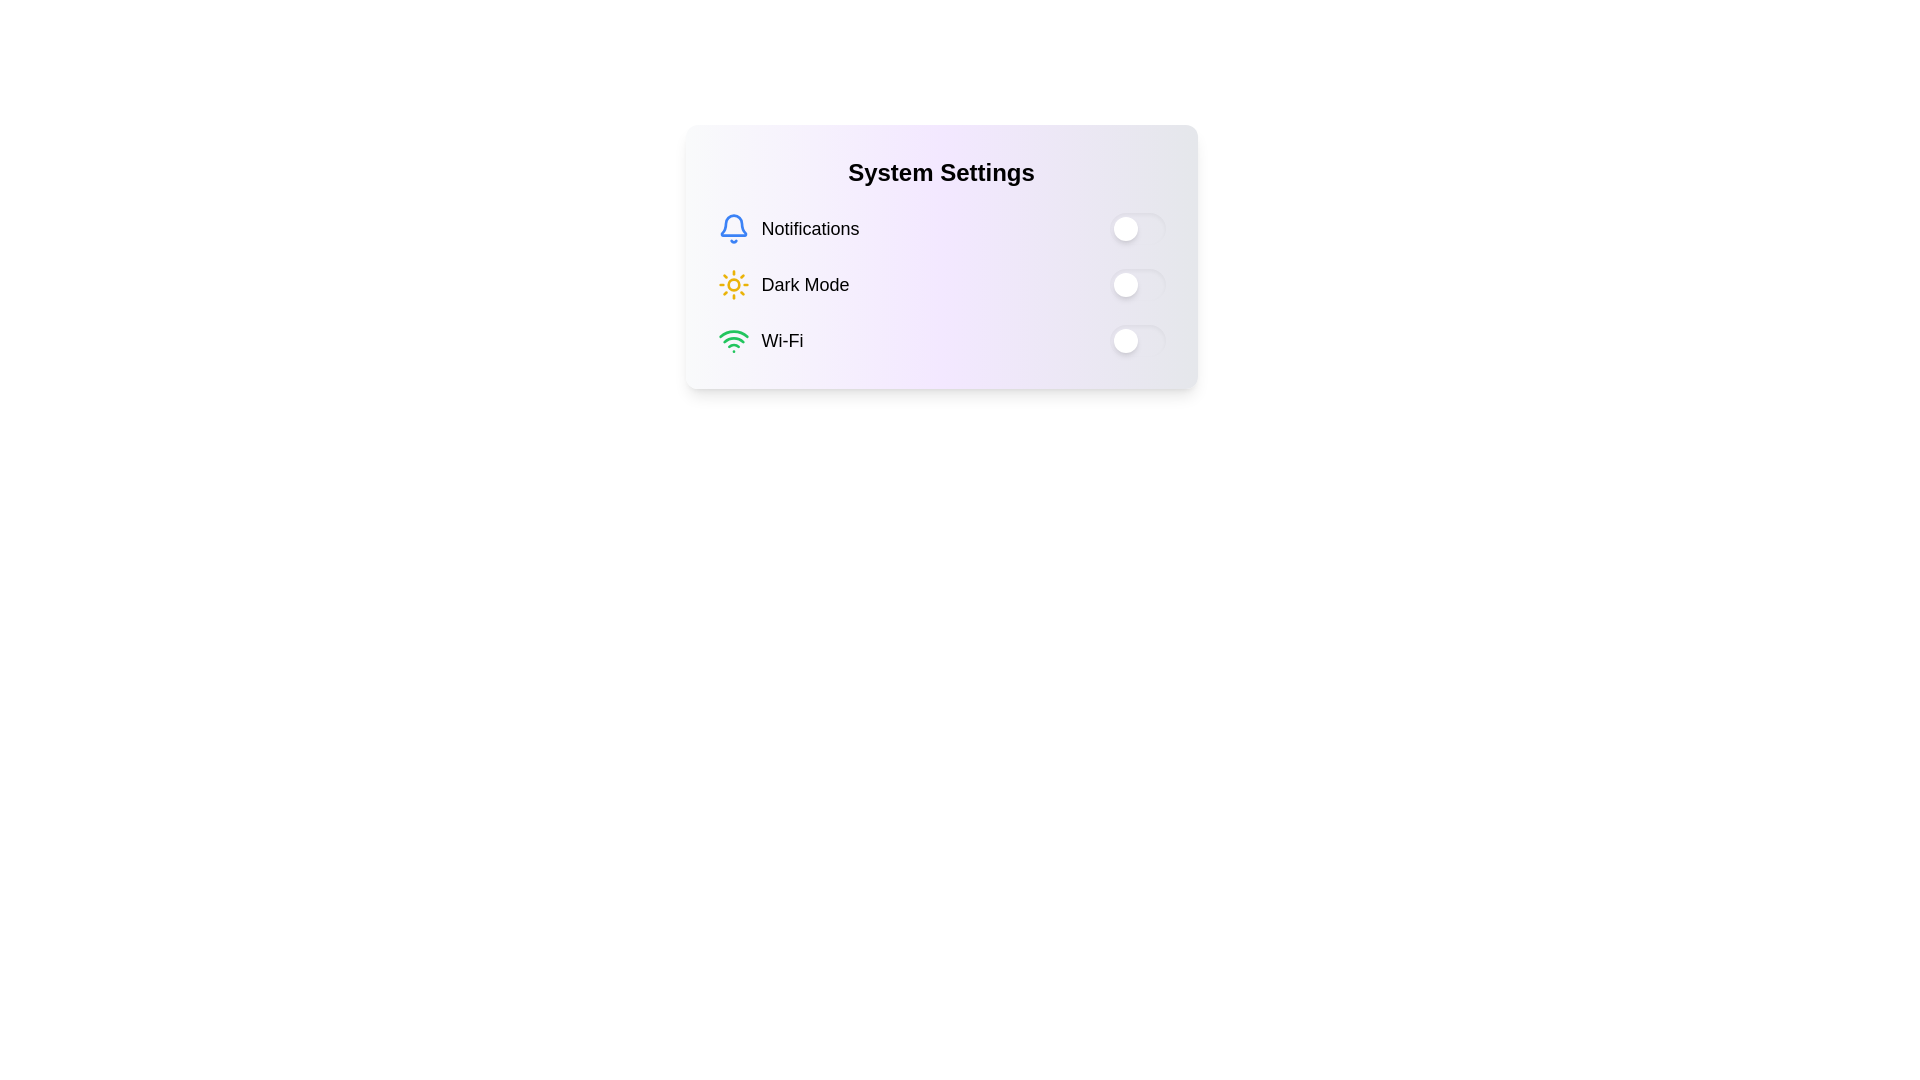 This screenshot has width=1920, height=1080. What do you see at coordinates (940, 285) in the screenshot?
I see `the toggle switch labeled 'Dark Mode' in the settings menu` at bounding box center [940, 285].